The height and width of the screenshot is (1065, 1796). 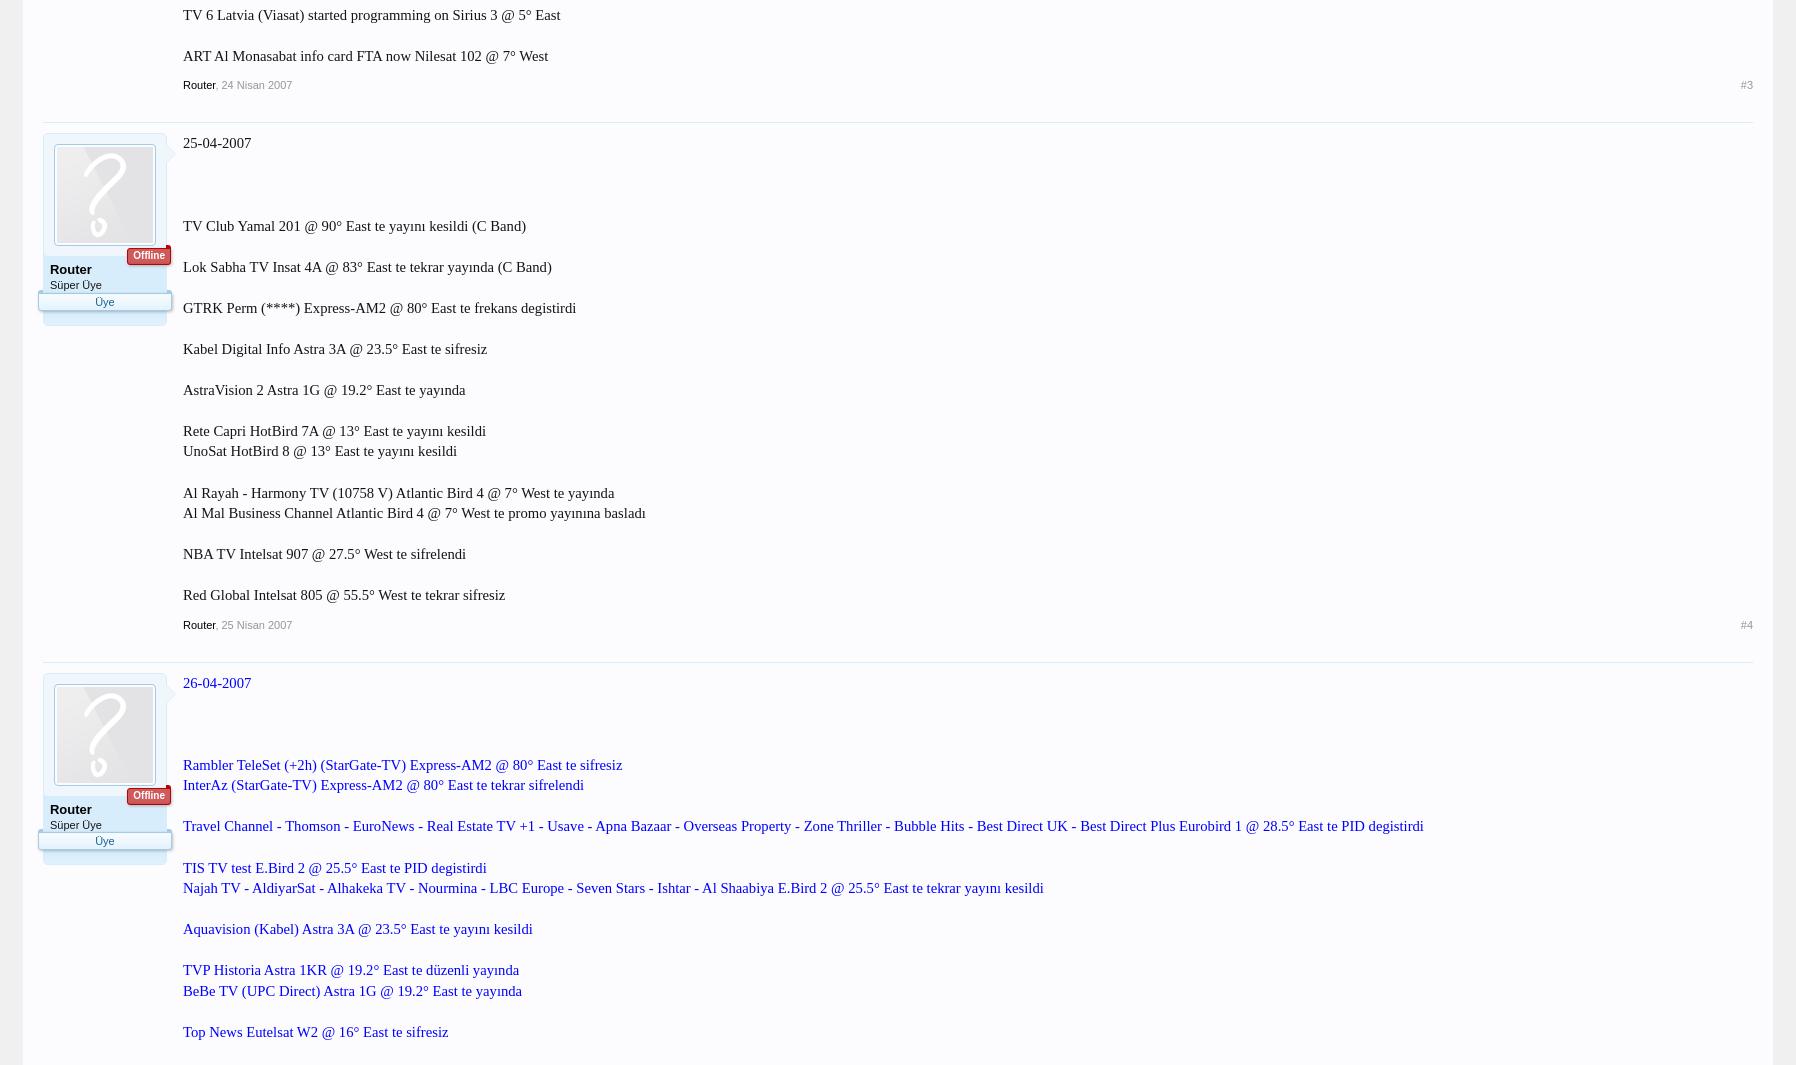 What do you see at coordinates (323, 388) in the screenshot?
I see `'AstraVision 2 Astra 1G @ 19.2° East te yayında'` at bounding box center [323, 388].